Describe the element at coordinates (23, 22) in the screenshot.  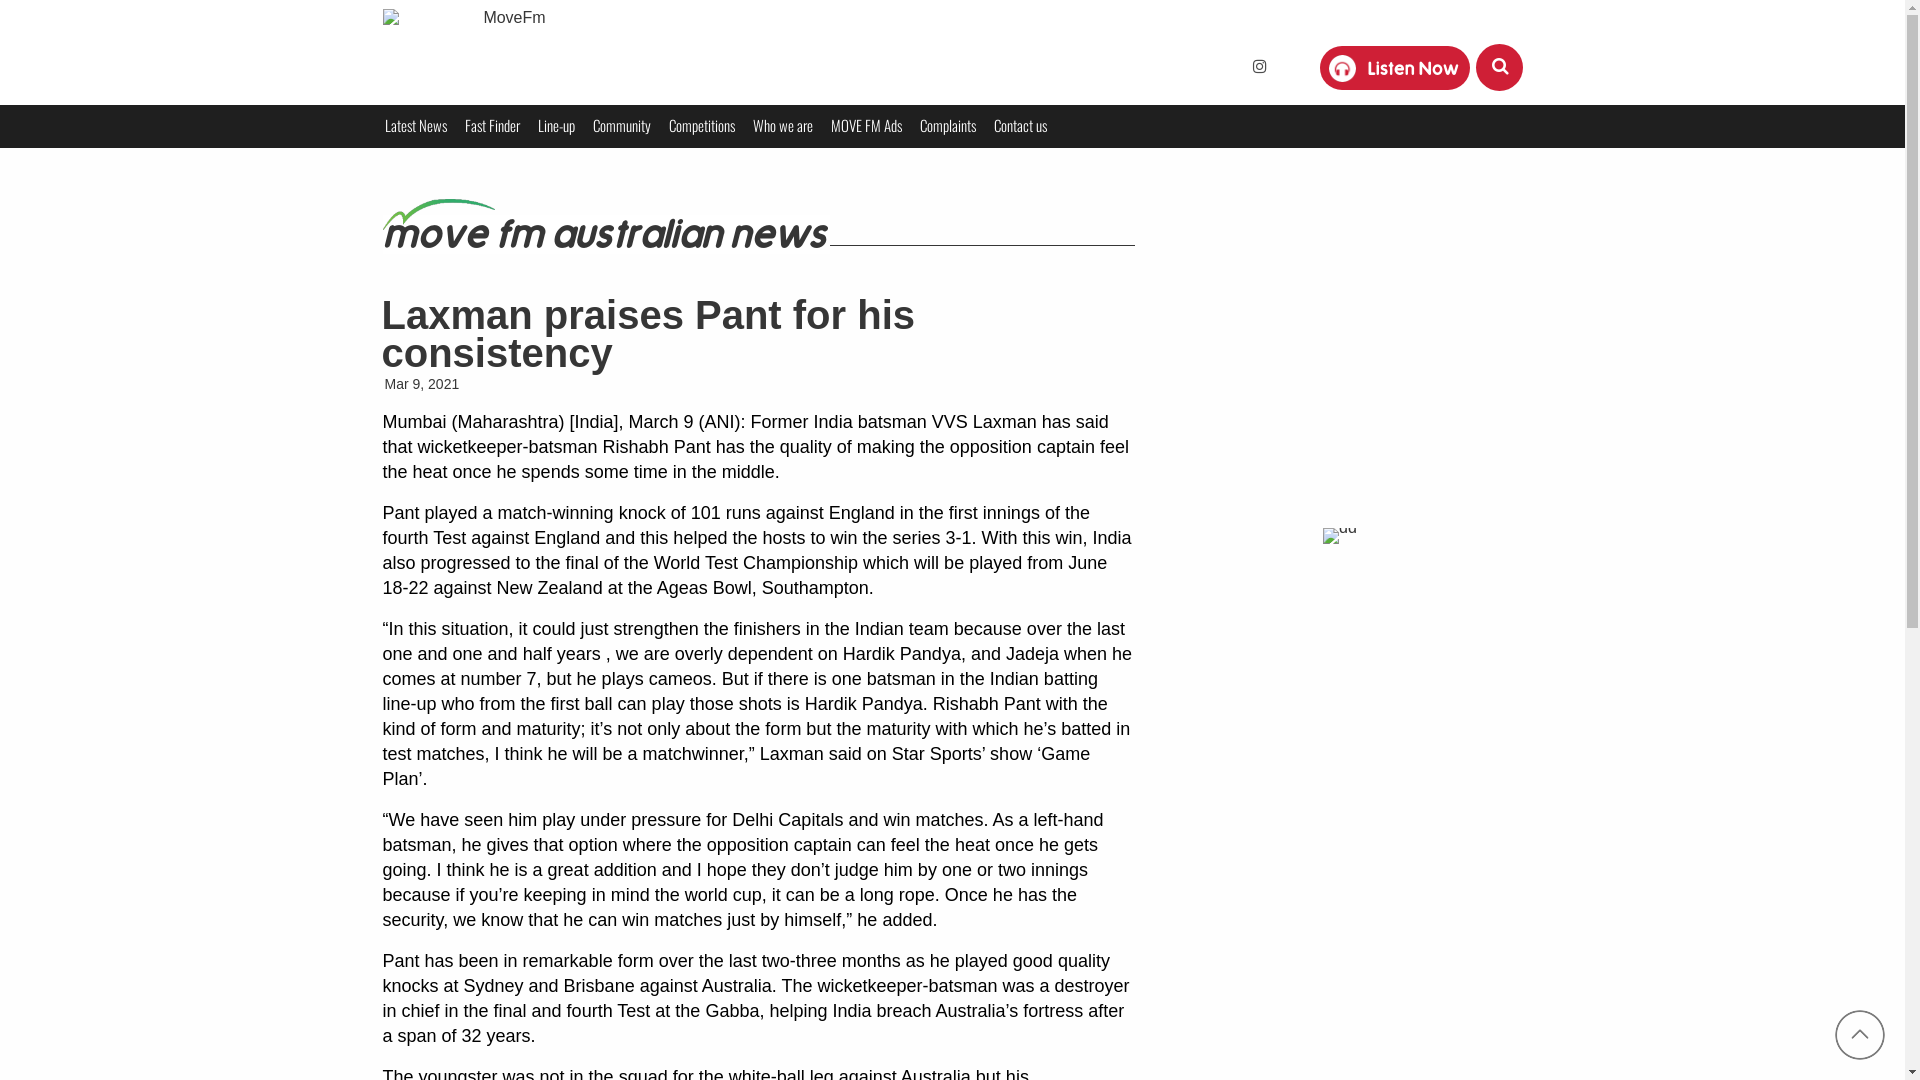
I see `'Search'` at that location.